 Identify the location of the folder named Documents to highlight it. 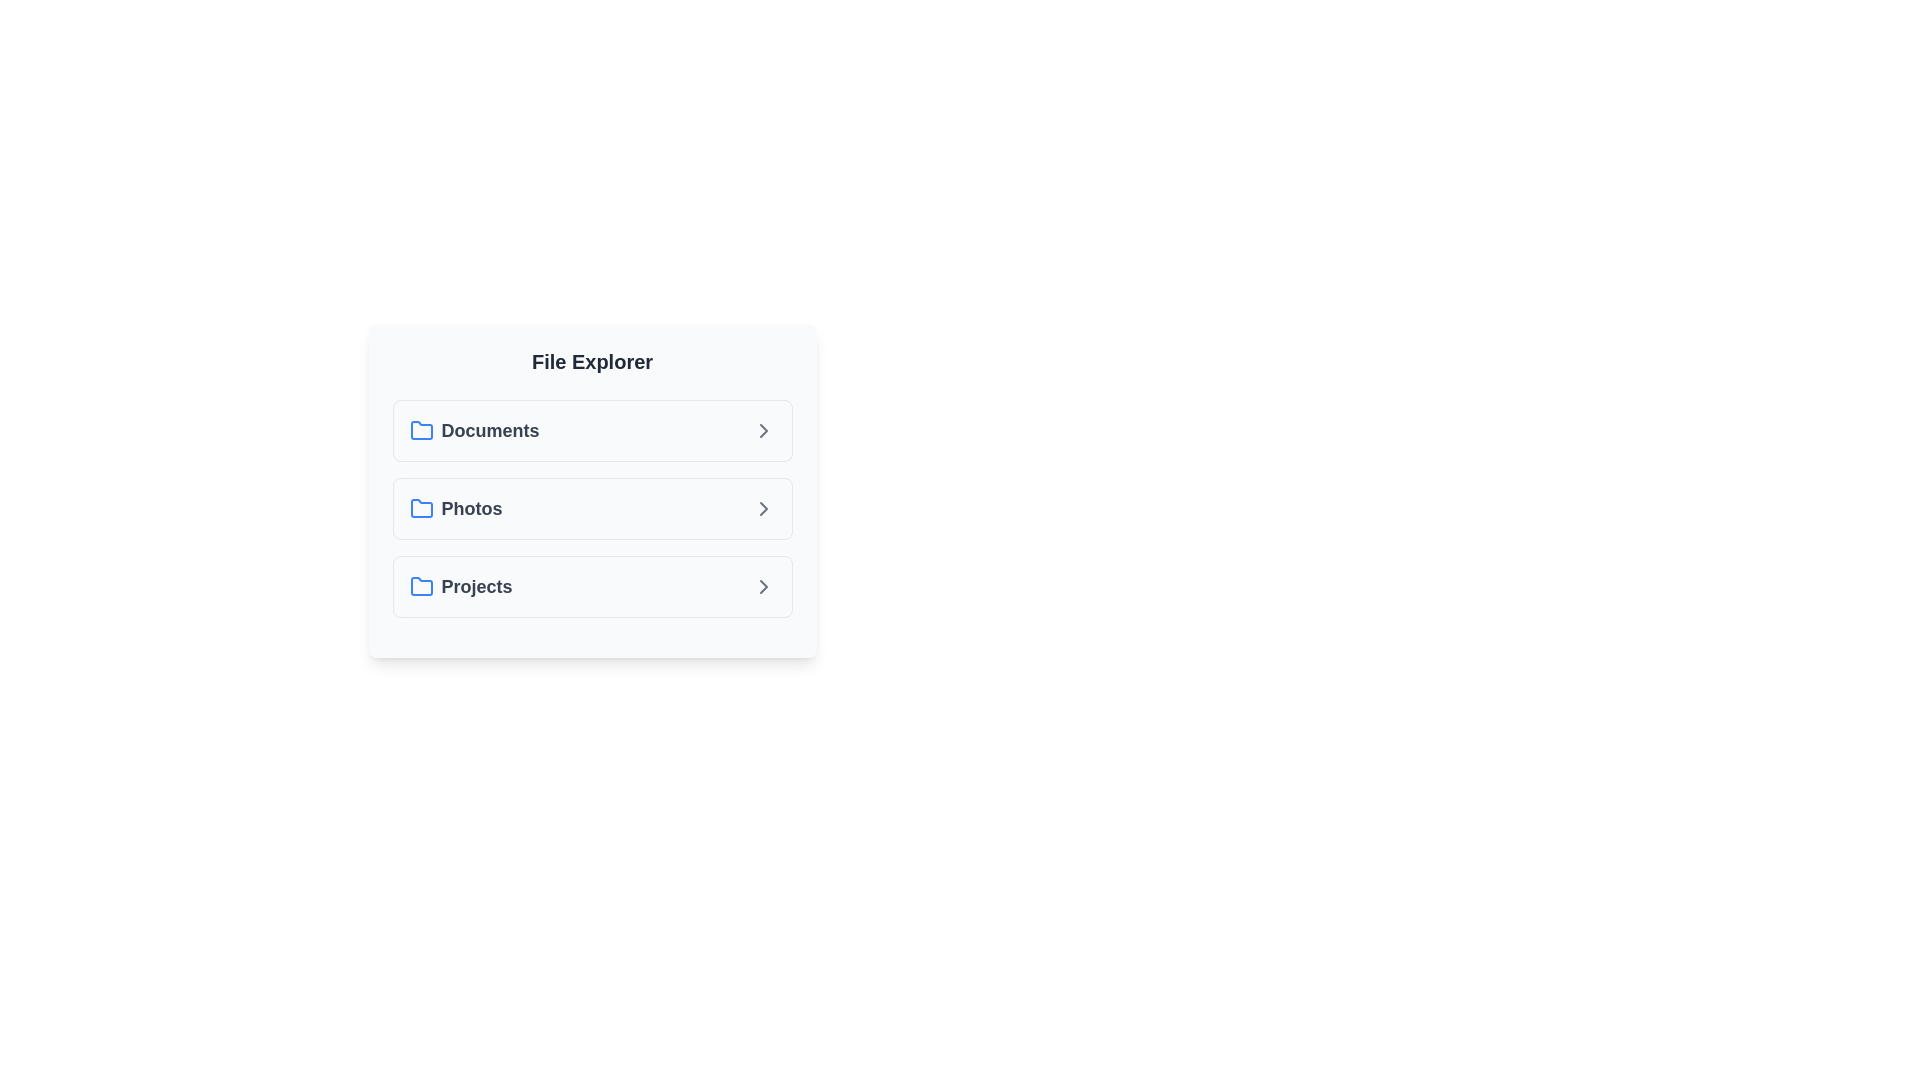
(591, 430).